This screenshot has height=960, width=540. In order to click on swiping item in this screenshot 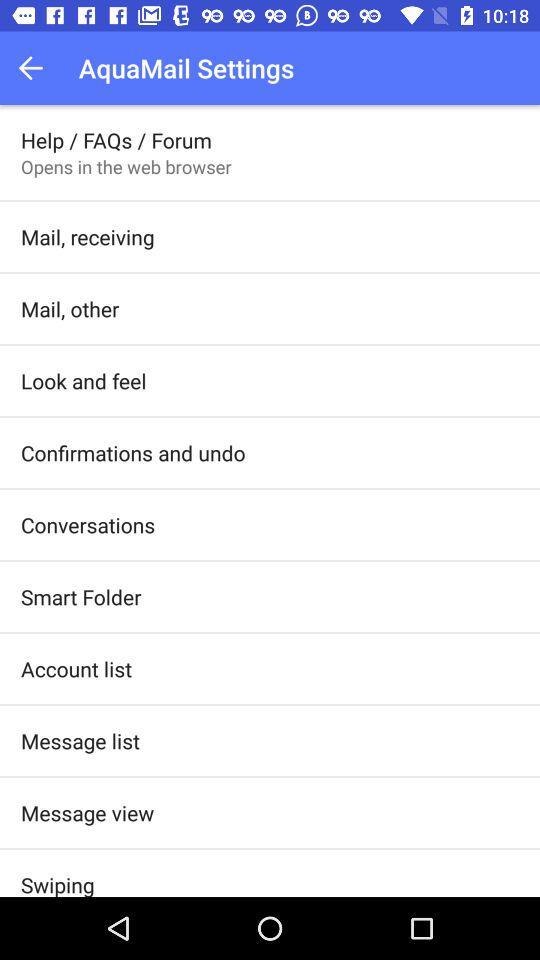, I will do `click(57, 882)`.